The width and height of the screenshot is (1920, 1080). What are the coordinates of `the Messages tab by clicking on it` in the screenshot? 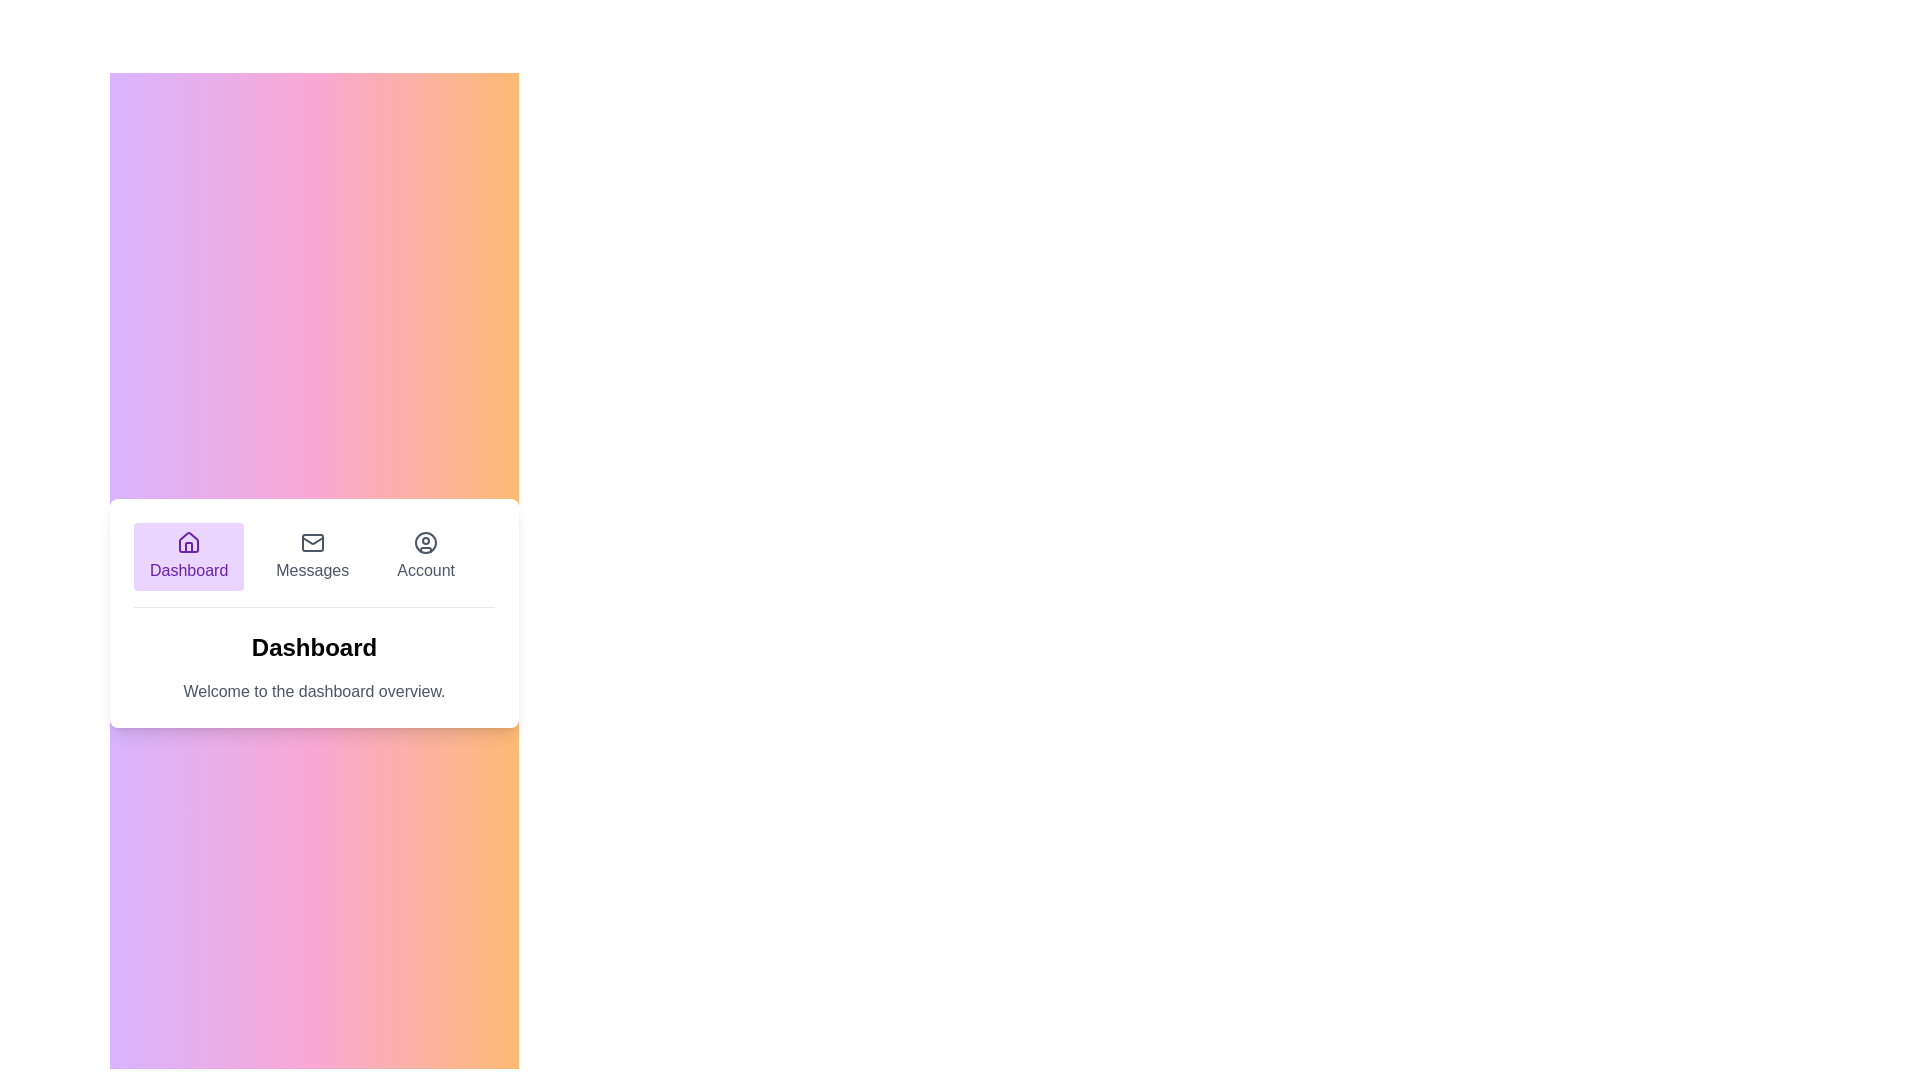 It's located at (311, 555).